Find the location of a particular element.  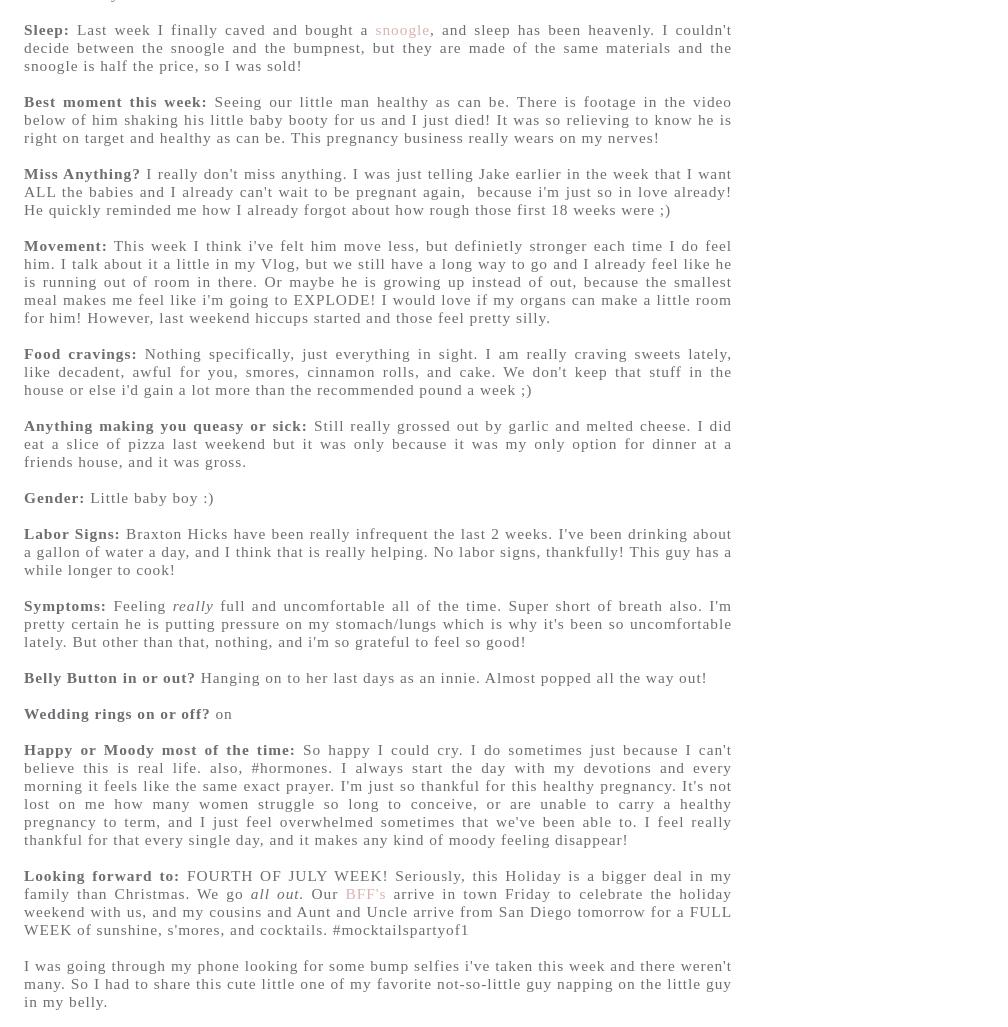

'Nothing specifically, just everything in sight. I am really craving sweets lately, like decadent, awful for you, smores, cinnamon rolls, and cake. We don't keep that stuff in the house or else i'd gain a lot more than the recommended pound a week ;)' is located at coordinates (378, 370).